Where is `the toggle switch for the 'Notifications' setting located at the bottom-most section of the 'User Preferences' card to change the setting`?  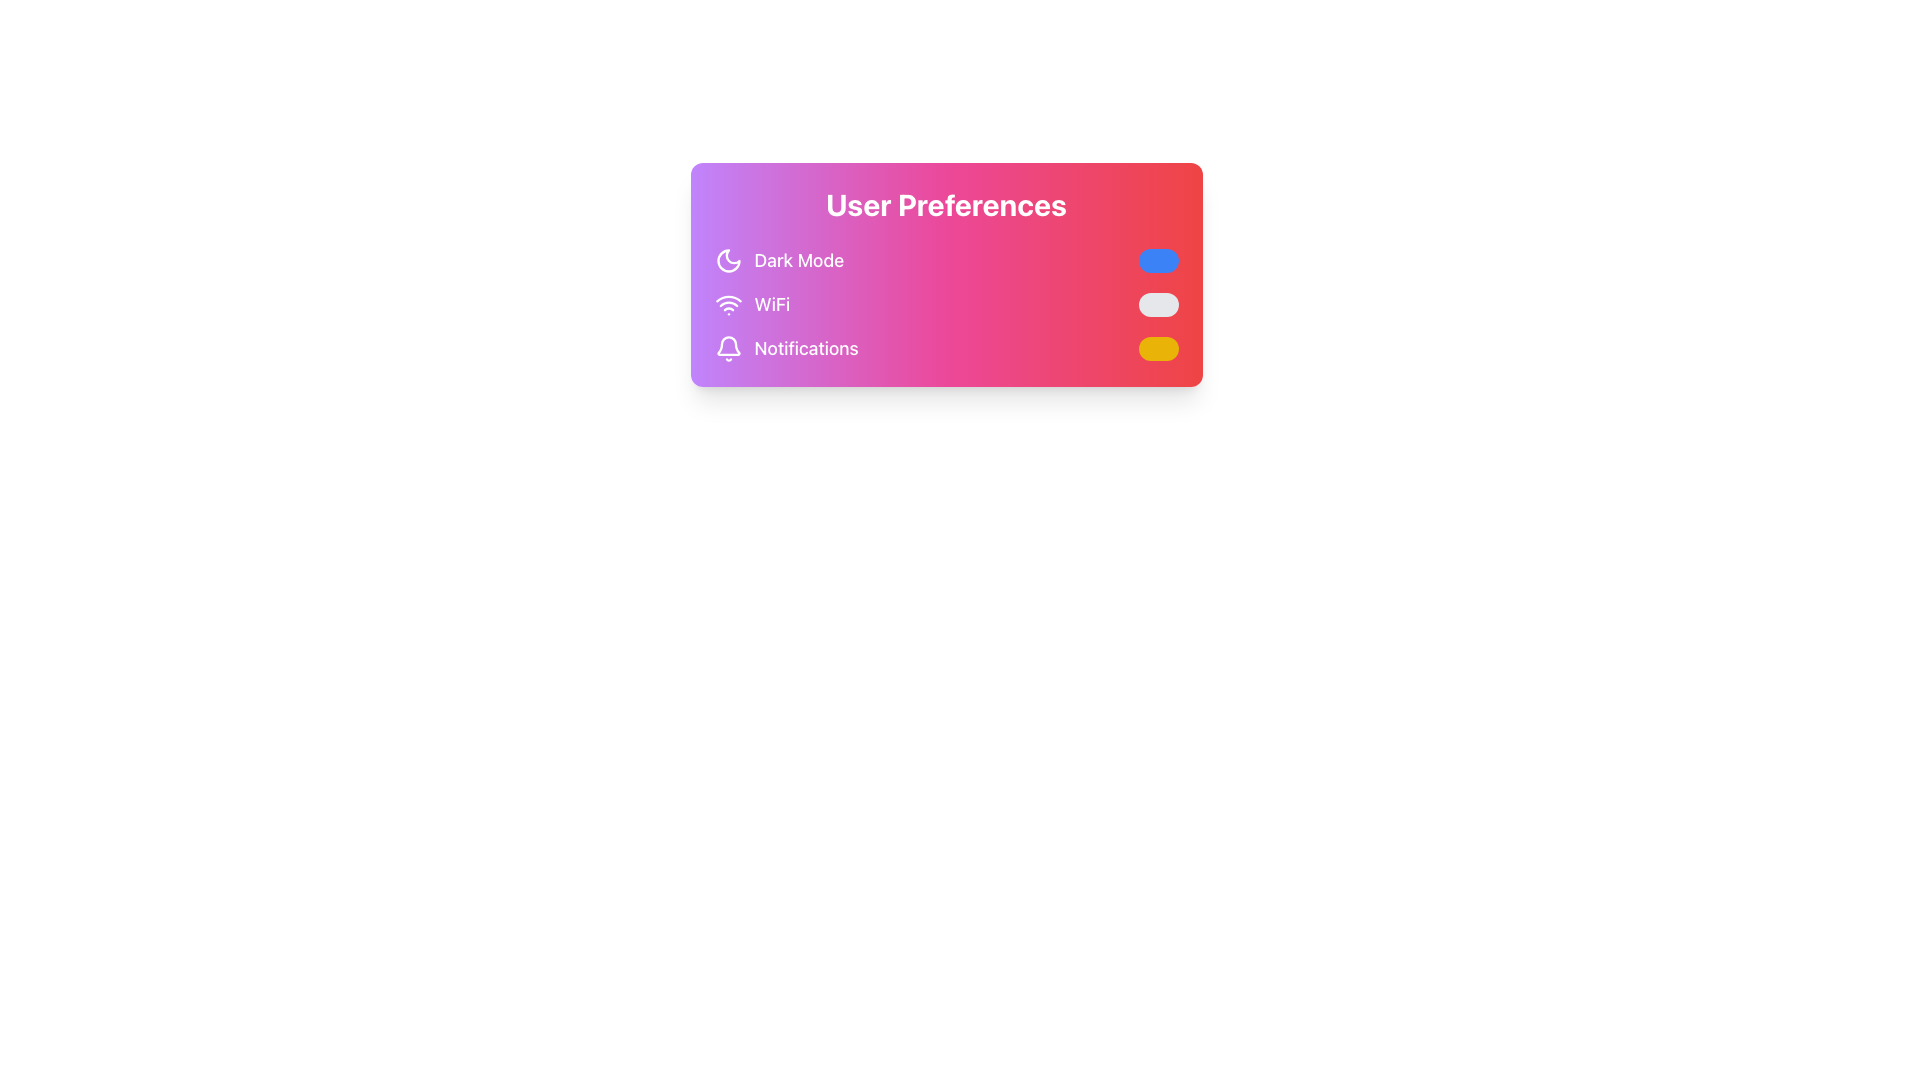 the toggle switch for the 'Notifications' setting located at the bottom-most section of the 'User Preferences' card to change the setting is located at coordinates (945, 347).